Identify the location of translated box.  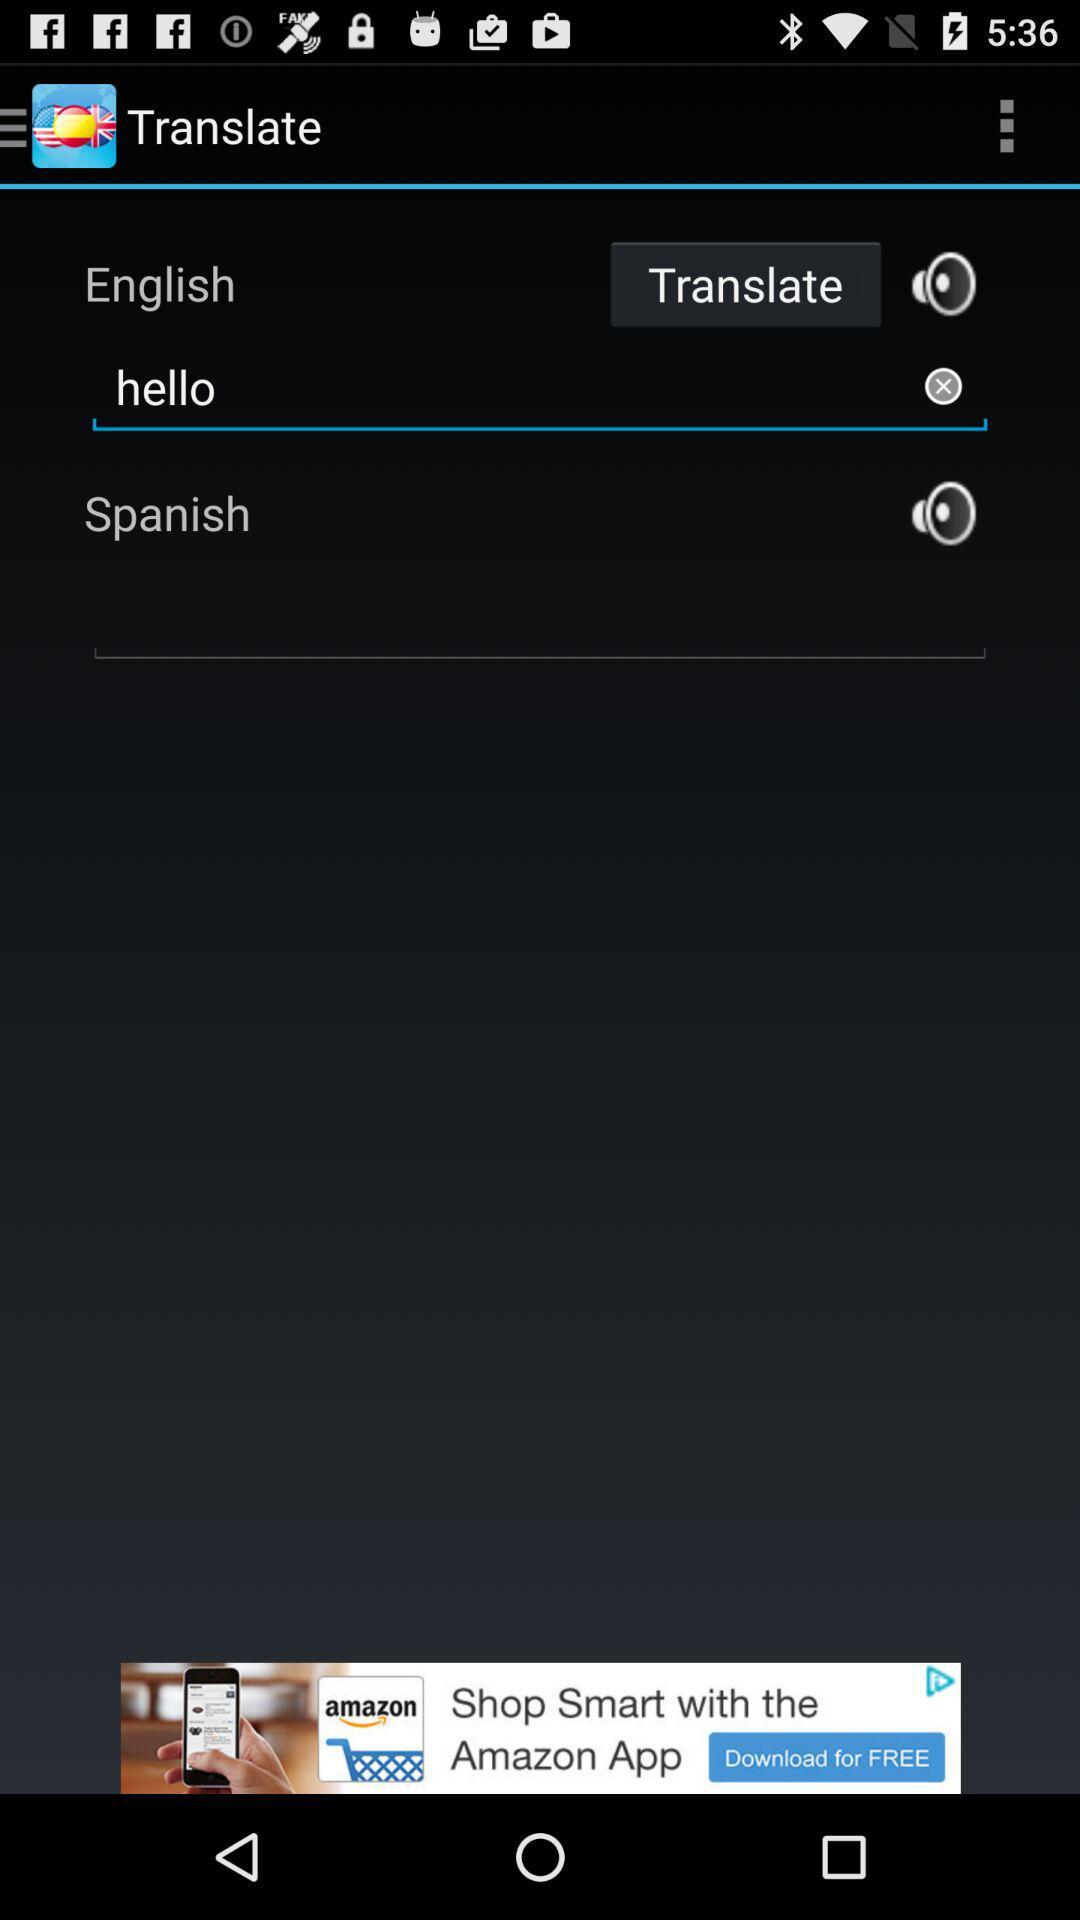
(540, 616).